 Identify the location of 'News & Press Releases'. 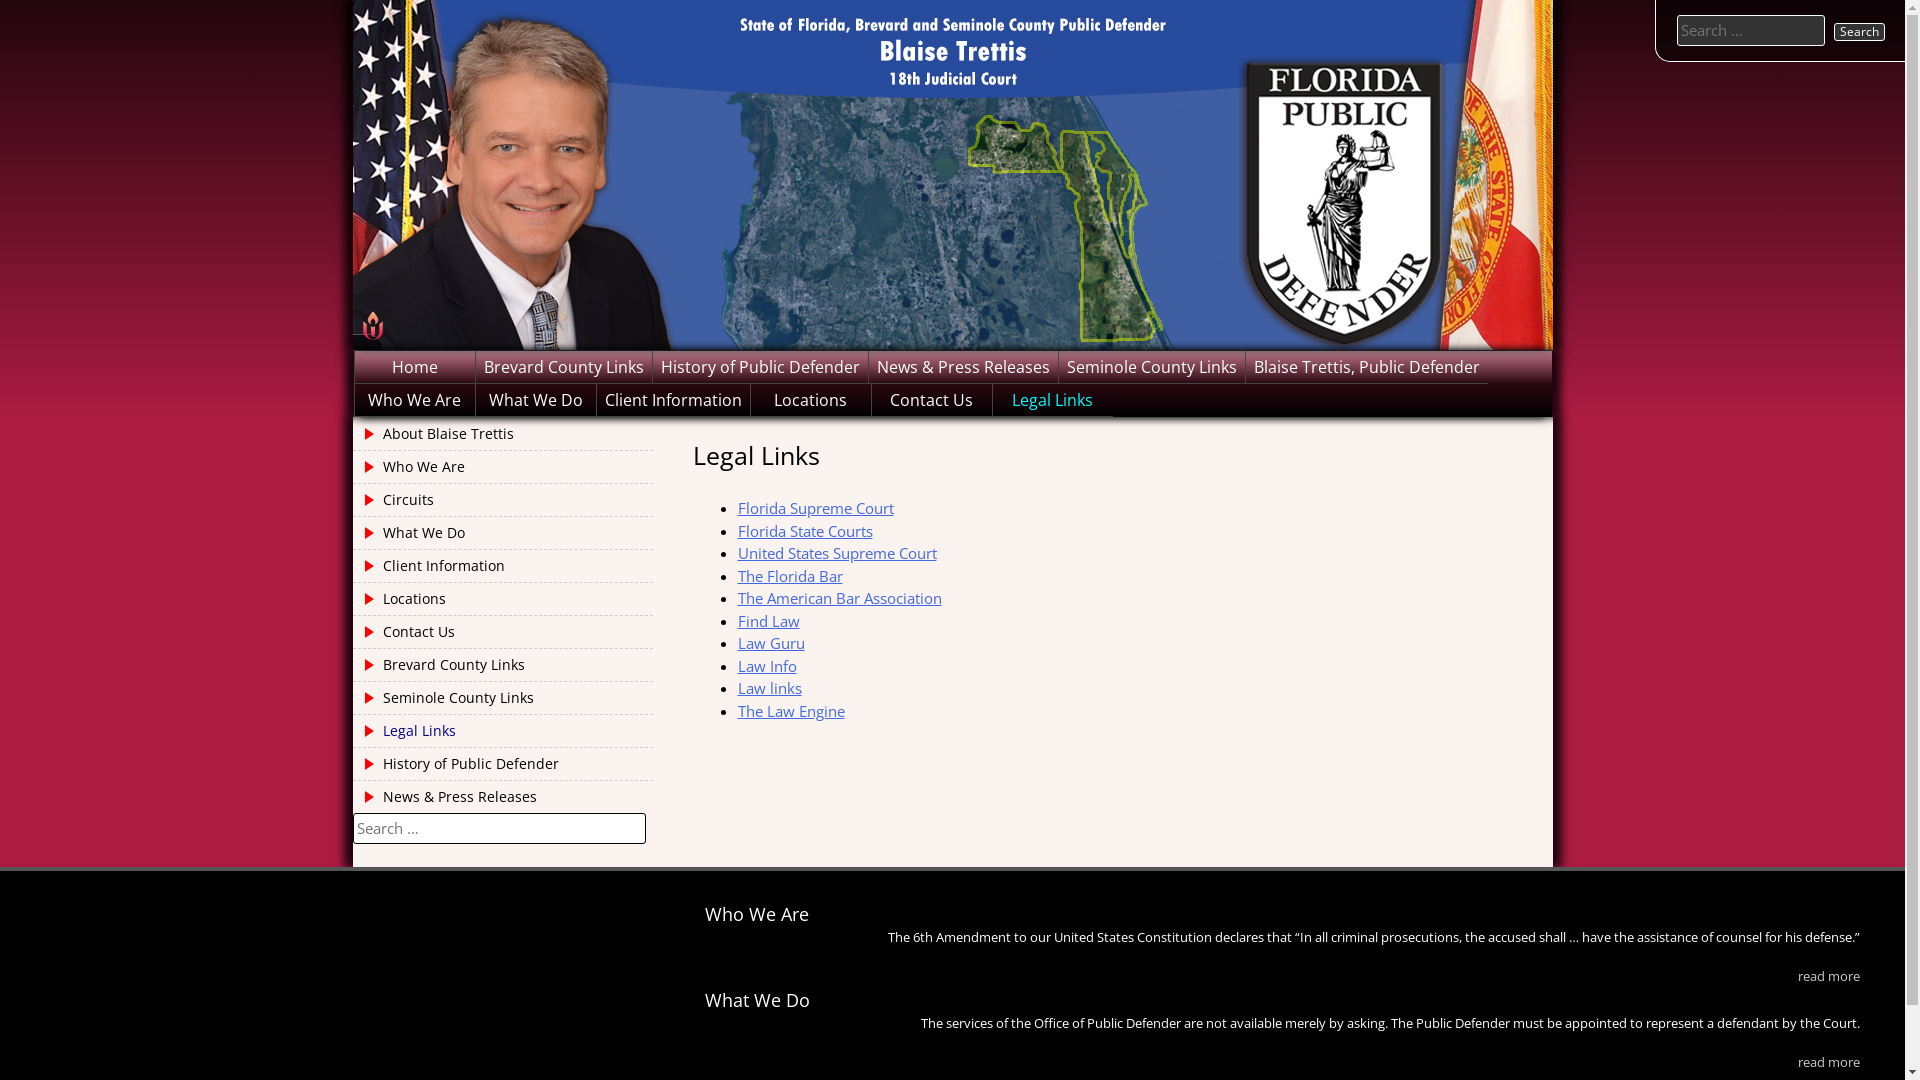
(502, 796).